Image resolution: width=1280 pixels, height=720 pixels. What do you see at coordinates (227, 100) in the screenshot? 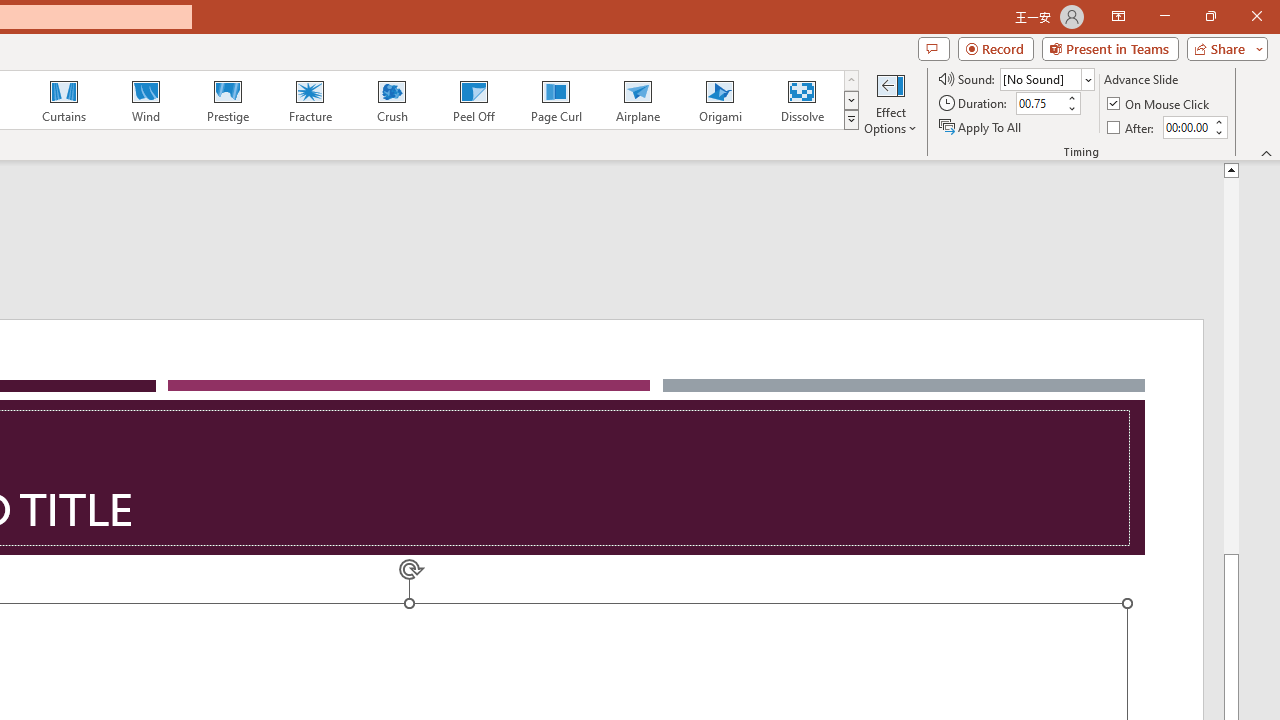
I see `'Prestige'` at bounding box center [227, 100].